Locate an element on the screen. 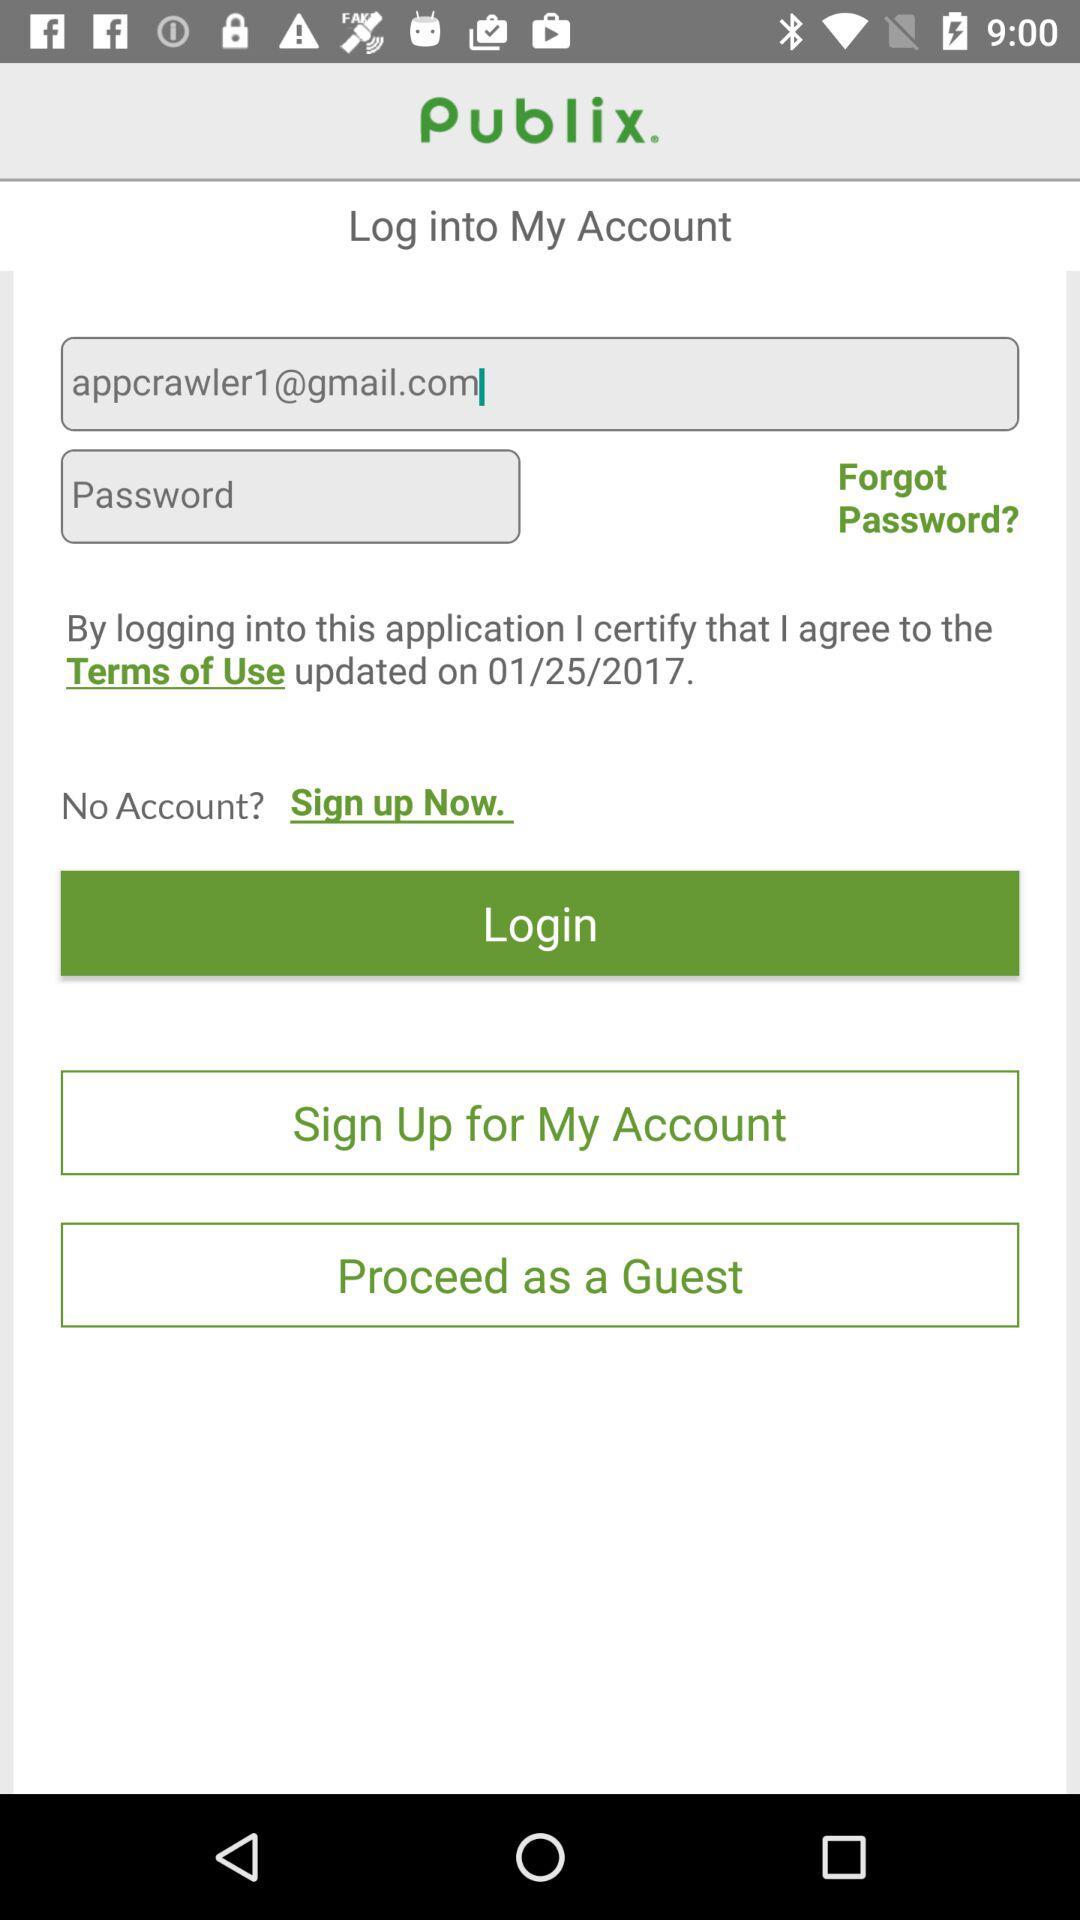 The image size is (1080, 1920). the icon below appcrawler1@gmail.com is located at coordinates (290, 499).